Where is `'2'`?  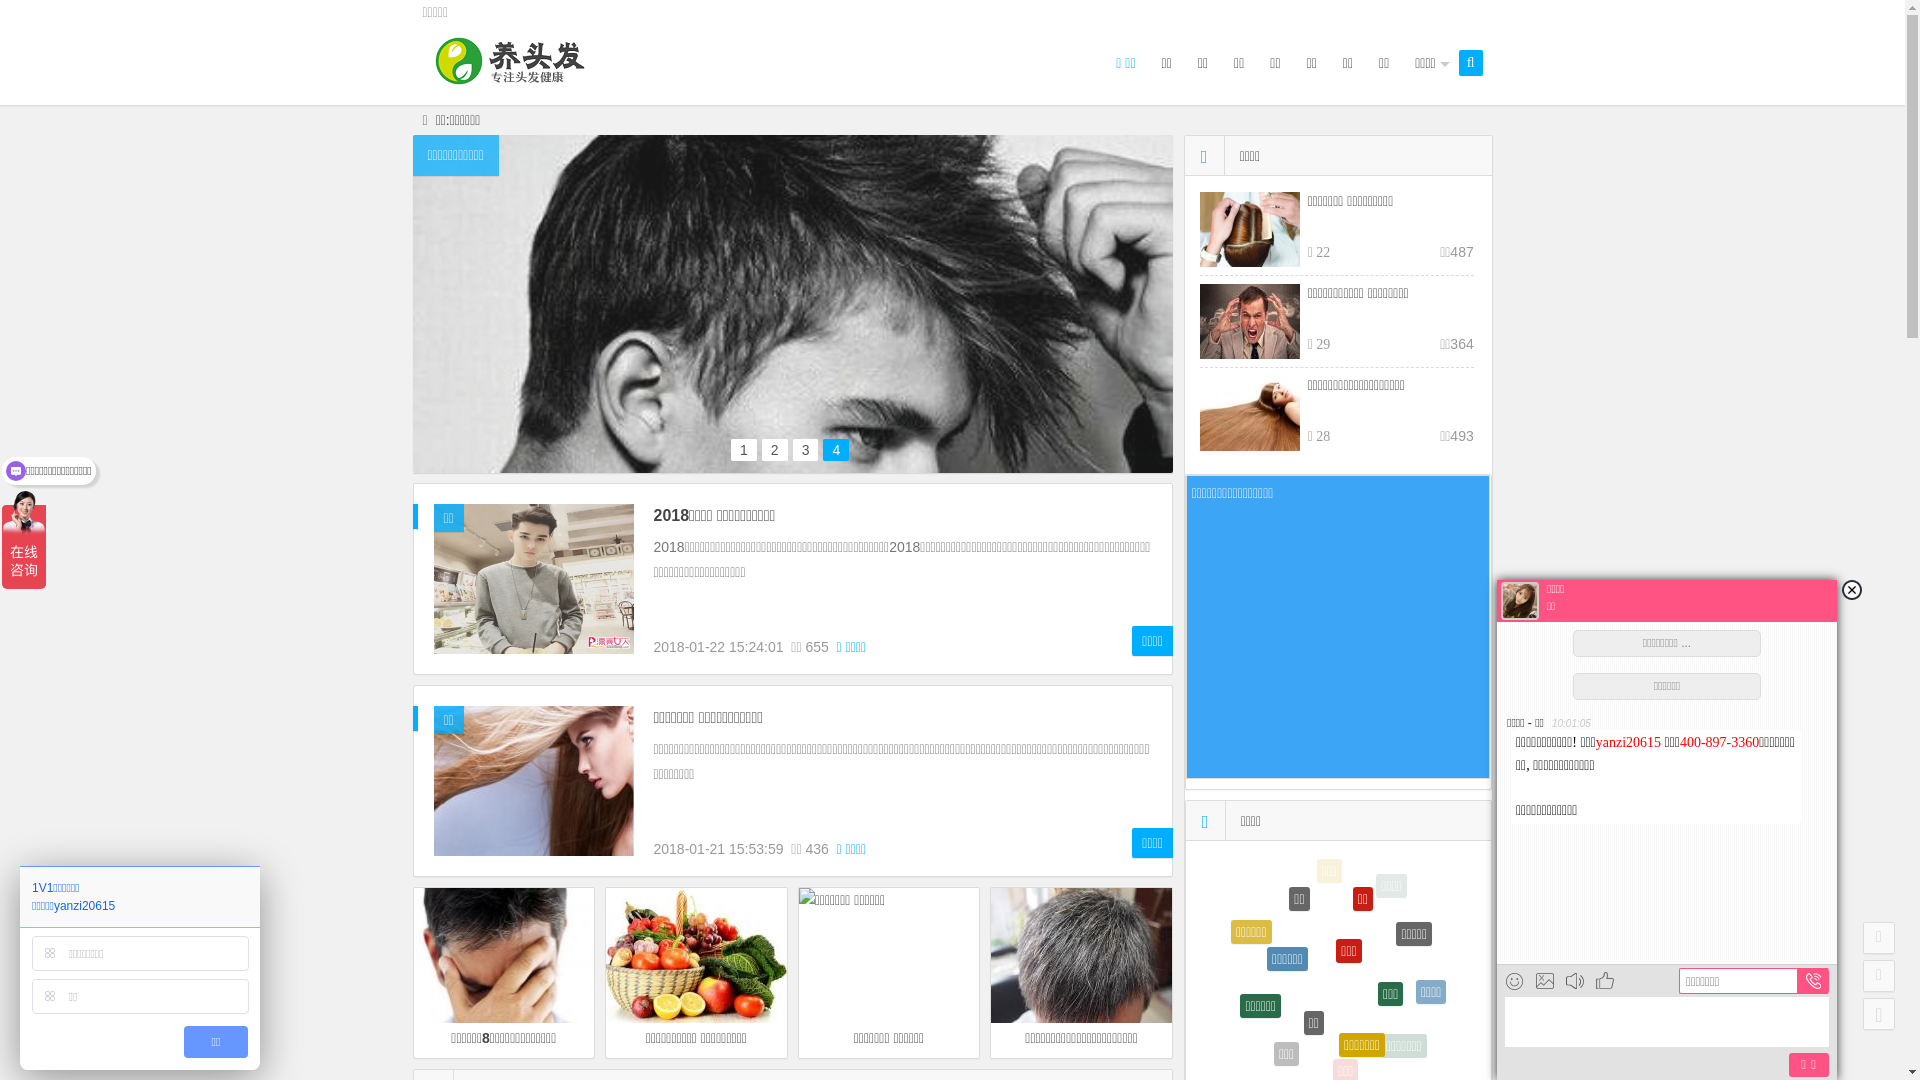 '2' is located at coordinates (773, 447).